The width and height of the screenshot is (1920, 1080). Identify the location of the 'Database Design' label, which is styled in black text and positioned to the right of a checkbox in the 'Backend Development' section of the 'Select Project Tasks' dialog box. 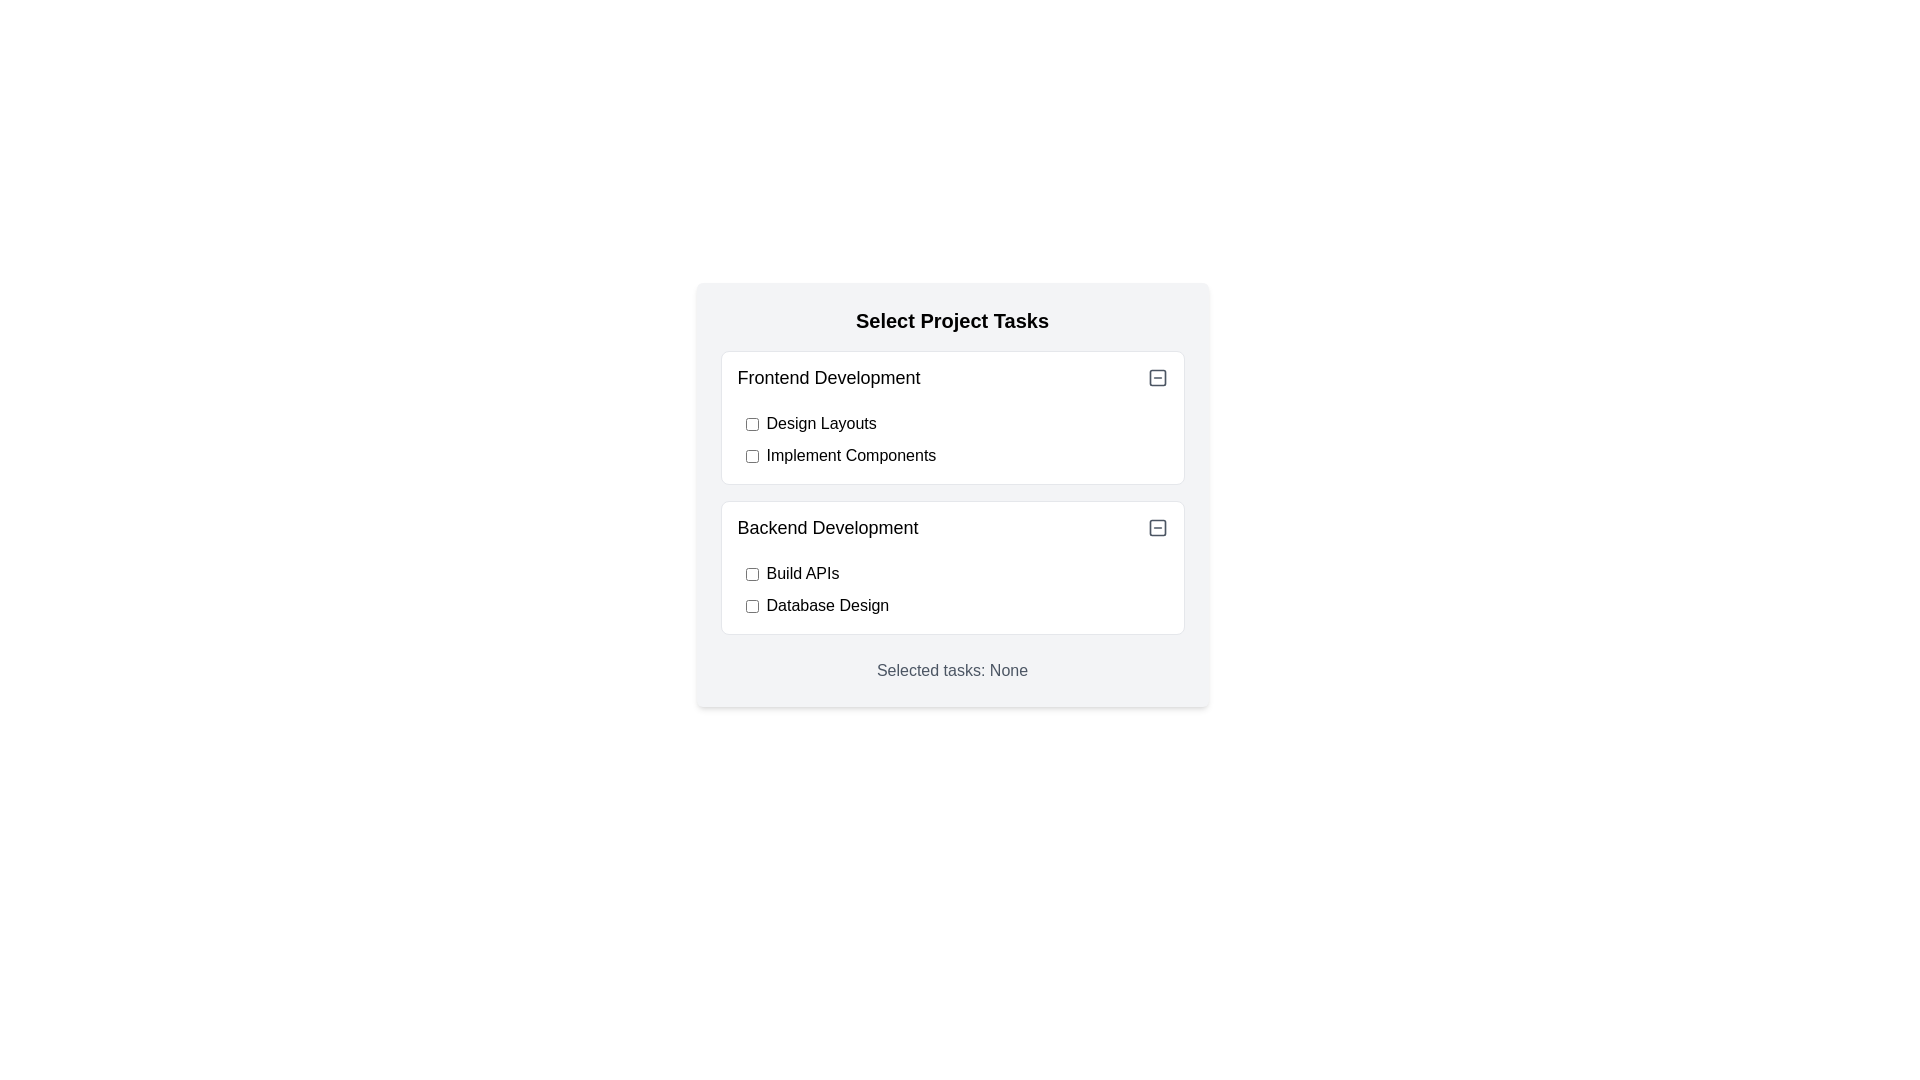
(827, 604).